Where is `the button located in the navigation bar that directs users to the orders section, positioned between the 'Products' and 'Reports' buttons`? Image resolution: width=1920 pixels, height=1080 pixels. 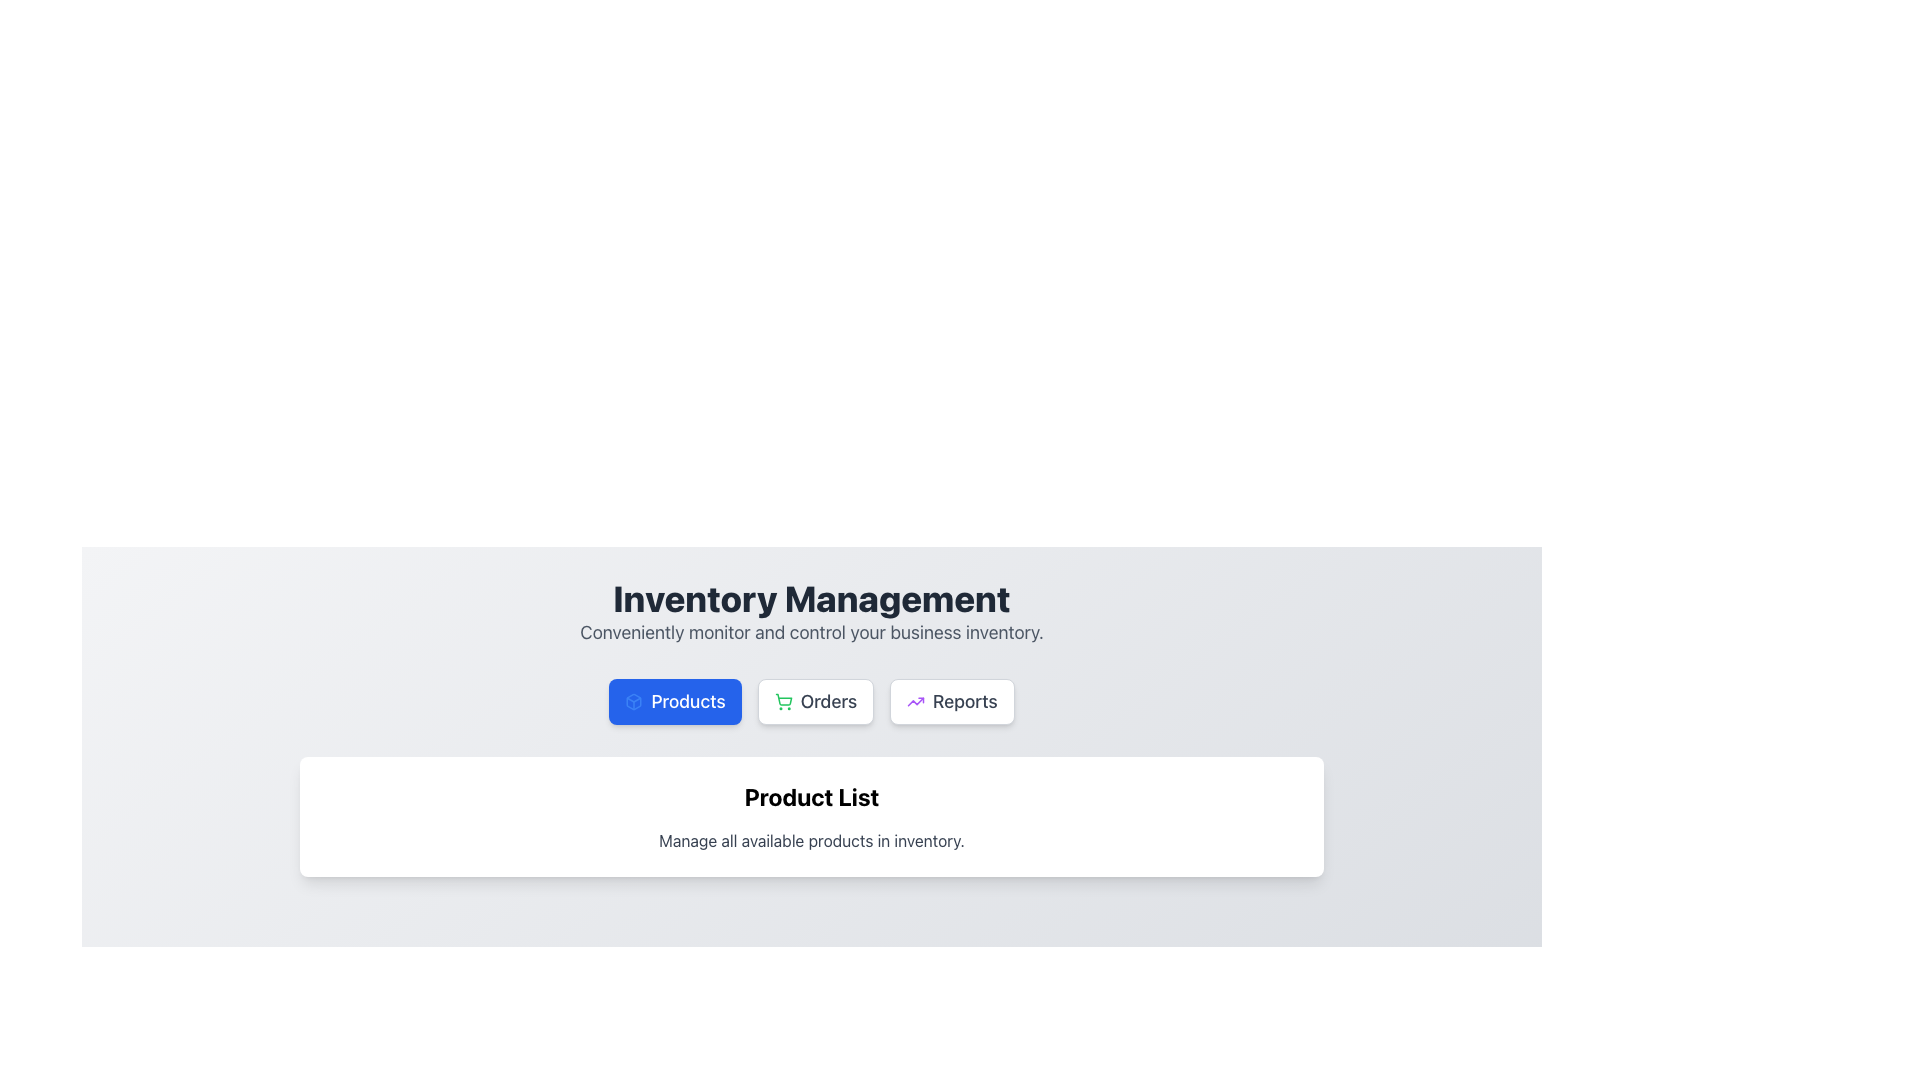 the button located in the navigation bar that directs users to the orders section, positioned between the 'Products' and 'Reports' buttons is located at coordinates (815, 701).